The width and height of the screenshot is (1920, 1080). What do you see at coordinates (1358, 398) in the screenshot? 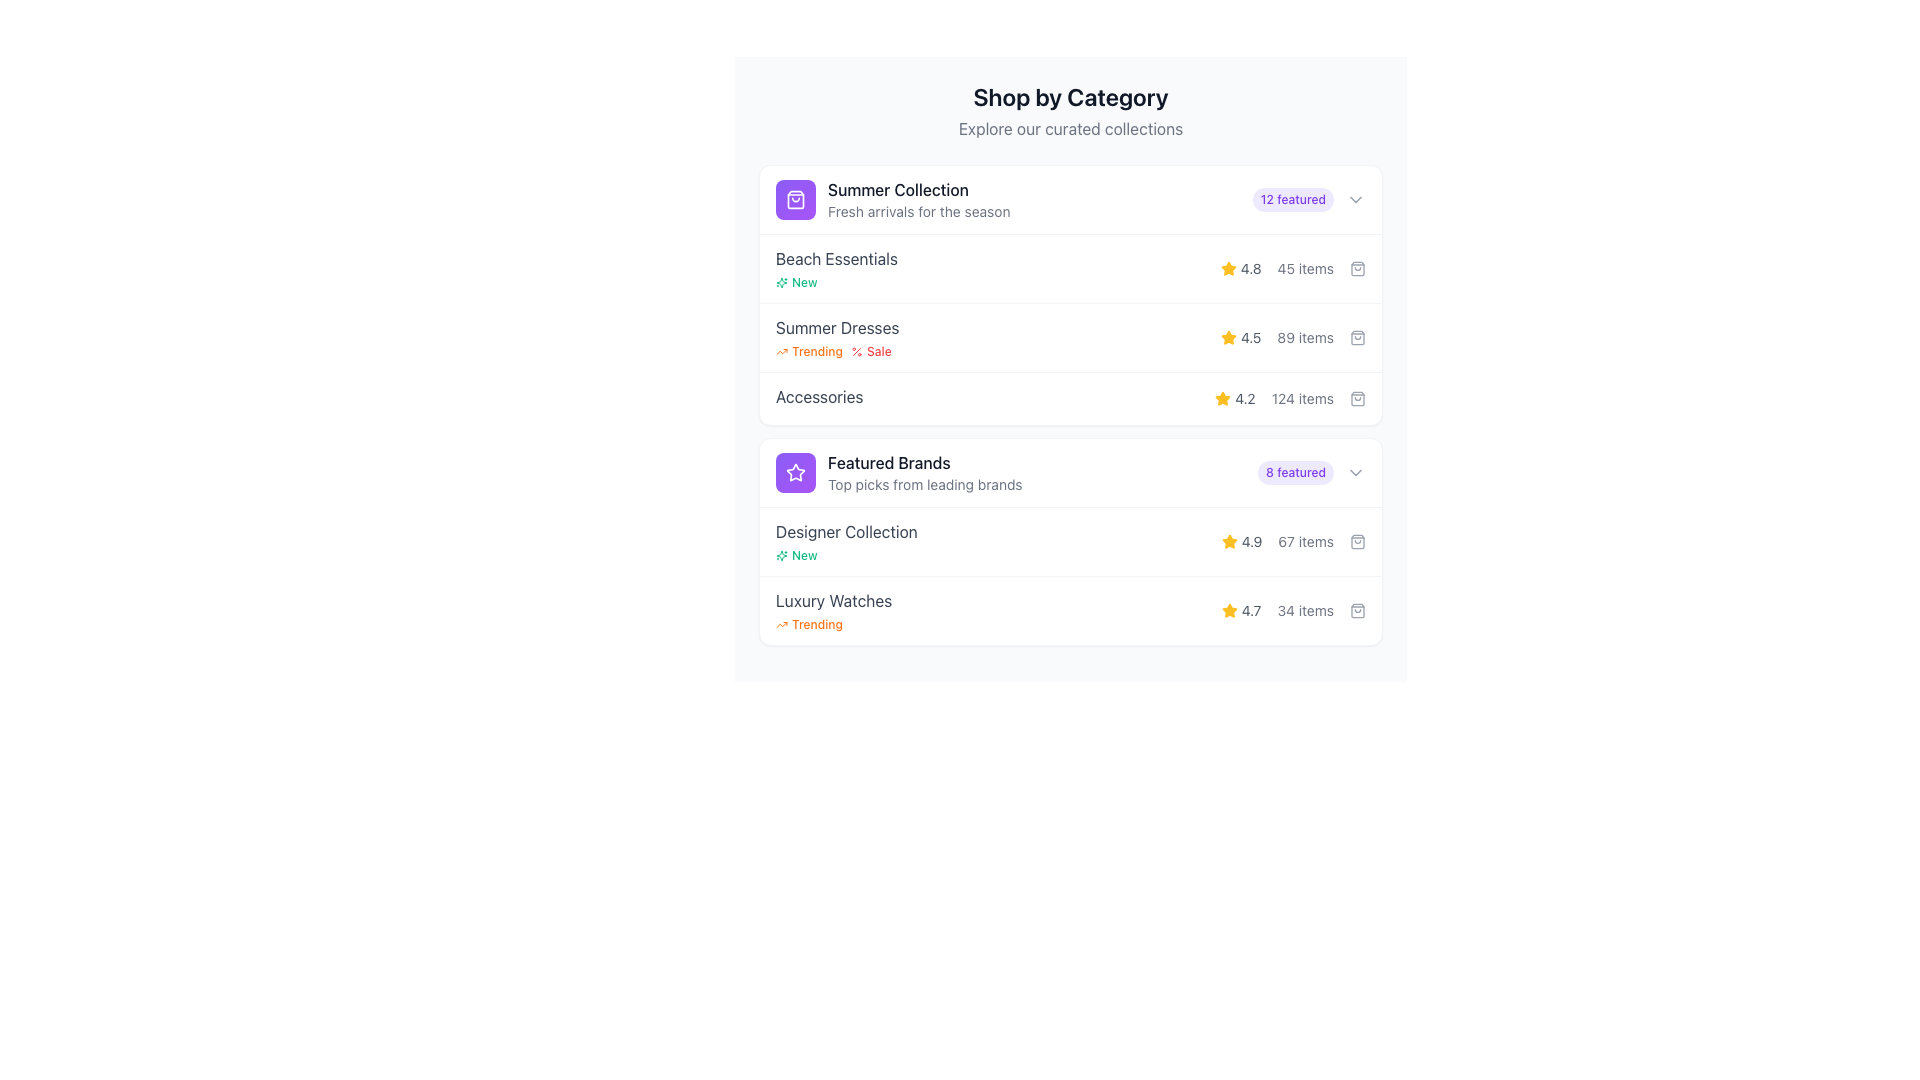
I see `the shopping bag icon, which is a simplistic line art SVG graphic with a gray stroke that transitions to violet on hover, located at the far right of the row associated with the 'Accessories' category` at bounding box center [1358, 398].